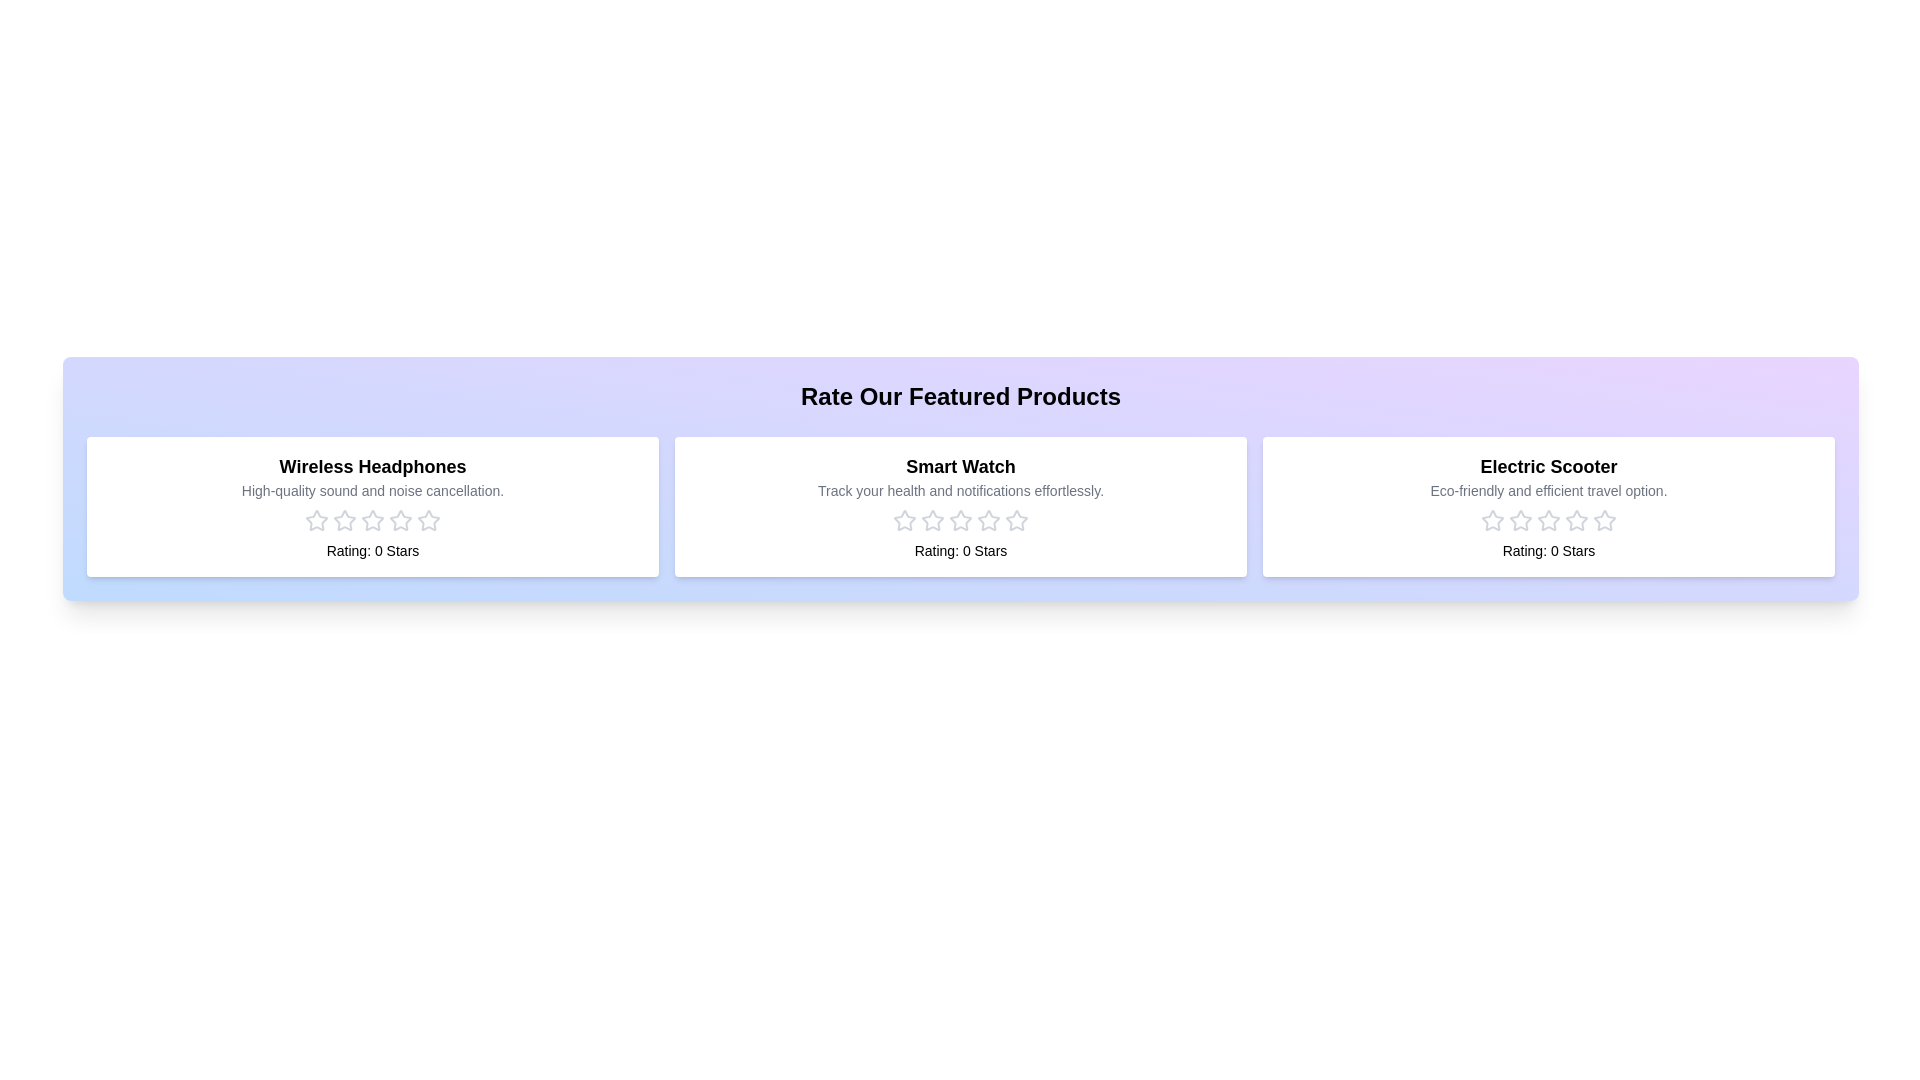 The height and width of the screenshot is (1080, 1920). What do you see at coordinates (1604, 519) in the screenshot?
I see `the rating for the product 'Electric Scooter' to 5 stars by clicking on the corresponding star` at bounding box center [1604, 519].